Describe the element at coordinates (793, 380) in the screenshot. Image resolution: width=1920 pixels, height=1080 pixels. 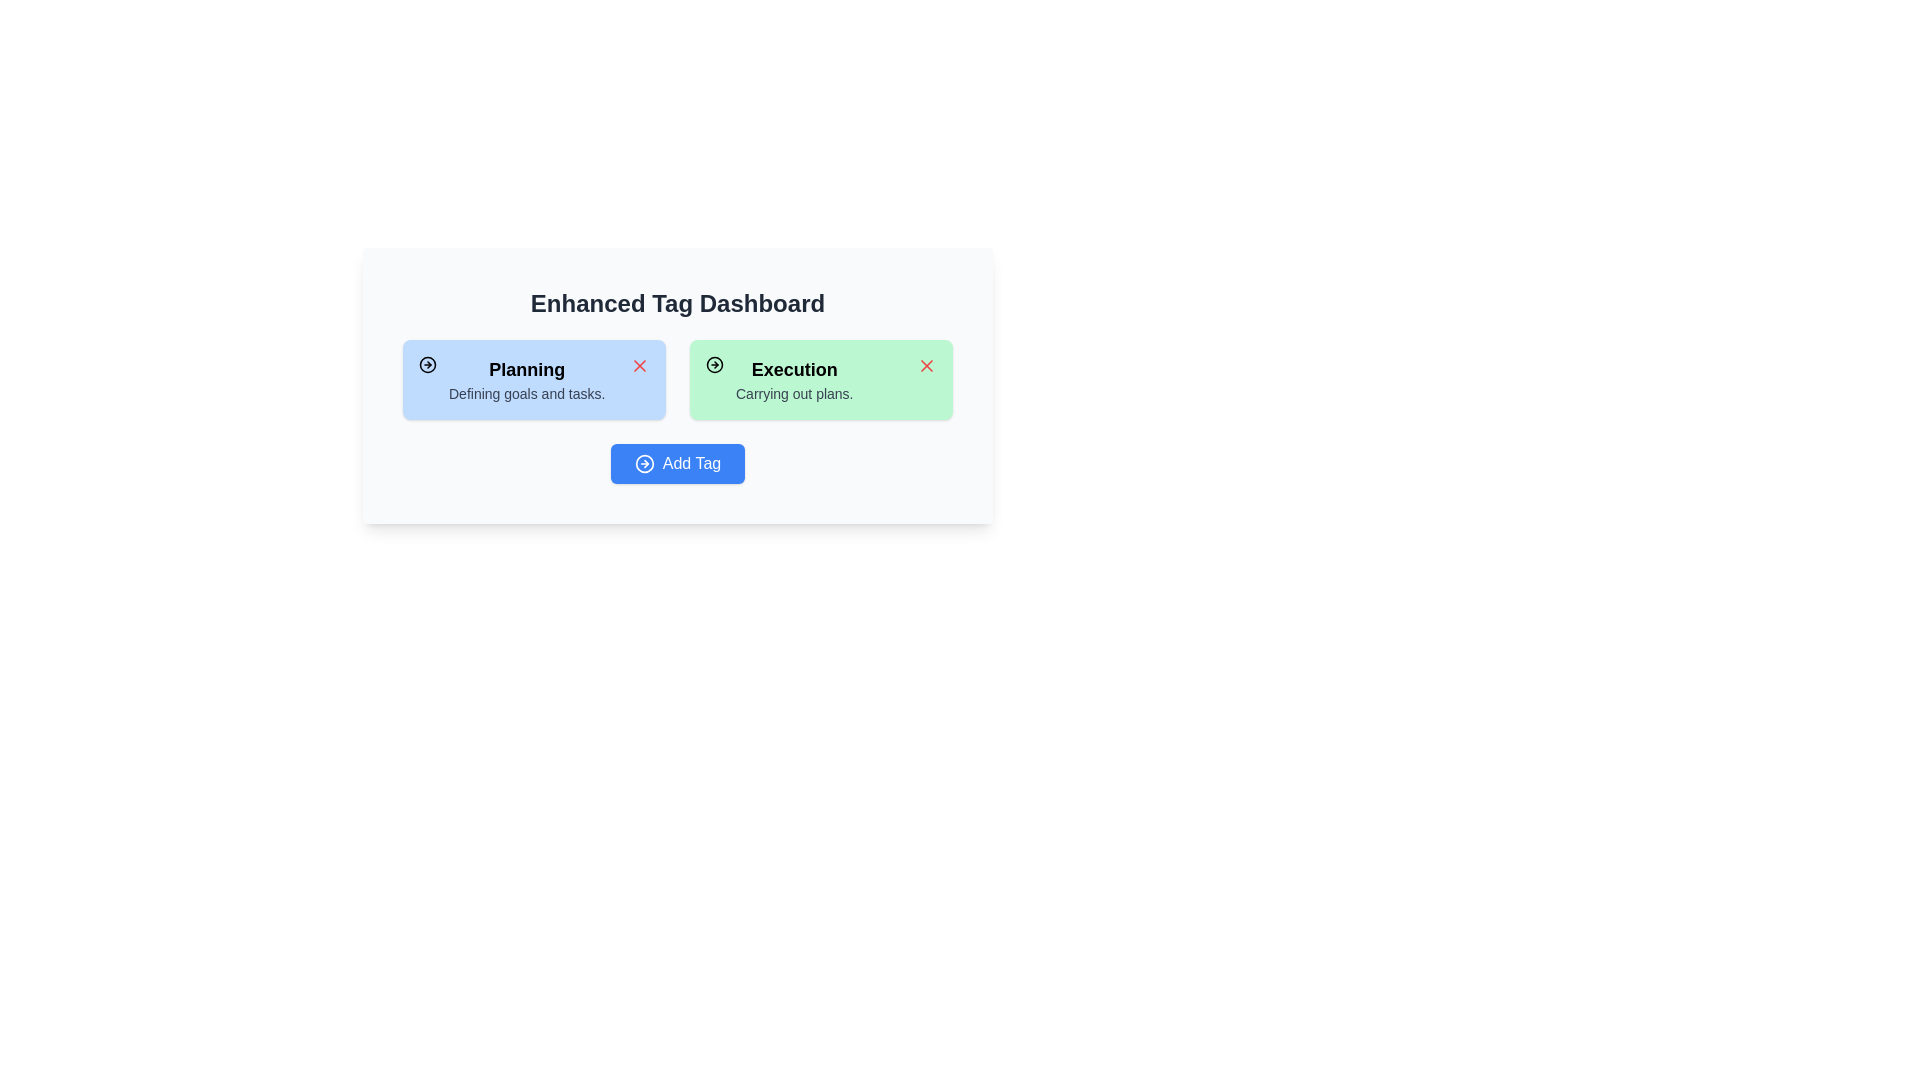
I see `the 'Execution' tag, which is the second tag in a row, aligned to the right of the 'Planning' tag` at that location.